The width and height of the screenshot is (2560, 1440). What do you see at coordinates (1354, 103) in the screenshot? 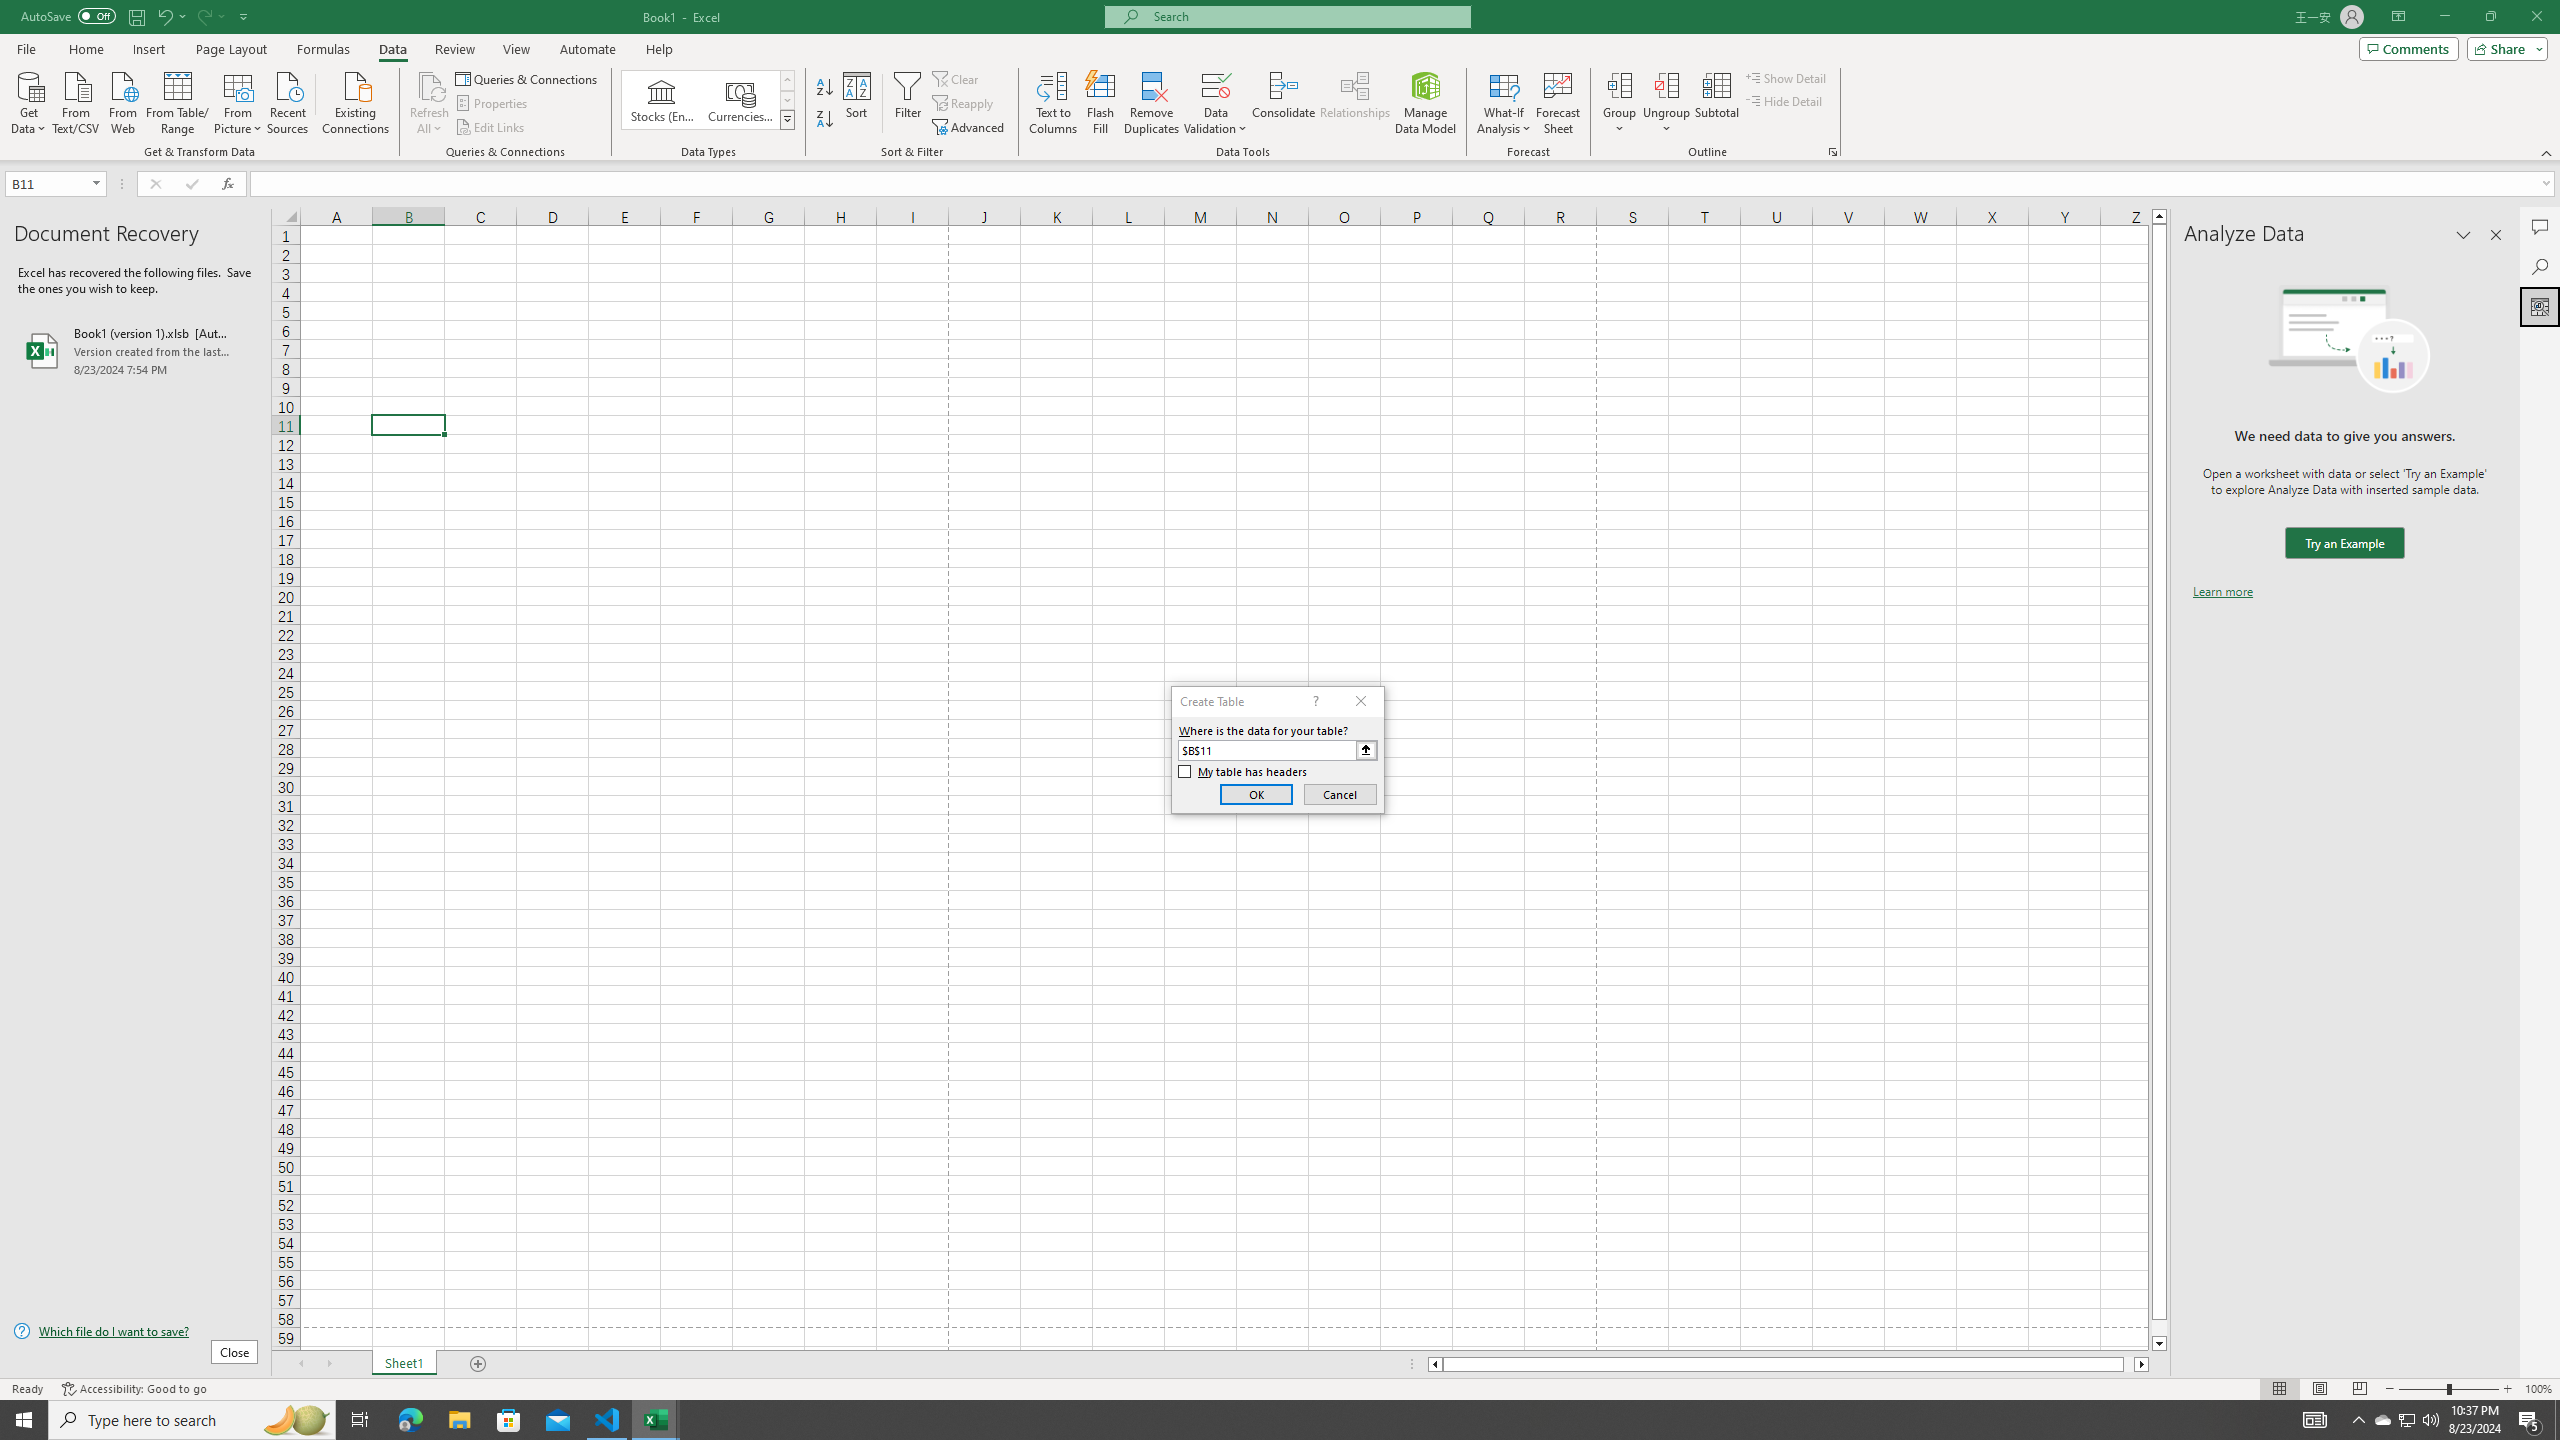
I see `'Relationships'` at bounding box center [1354, 103].